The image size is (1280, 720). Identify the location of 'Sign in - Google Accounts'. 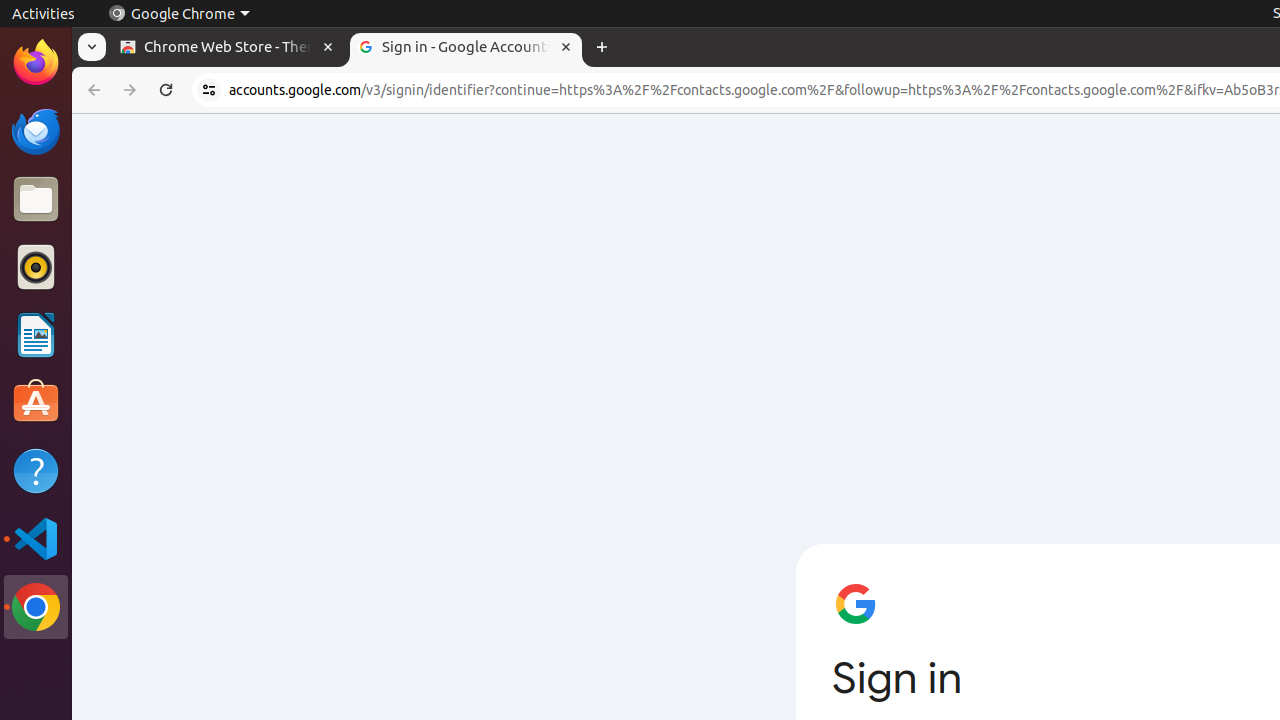
(465, 46).